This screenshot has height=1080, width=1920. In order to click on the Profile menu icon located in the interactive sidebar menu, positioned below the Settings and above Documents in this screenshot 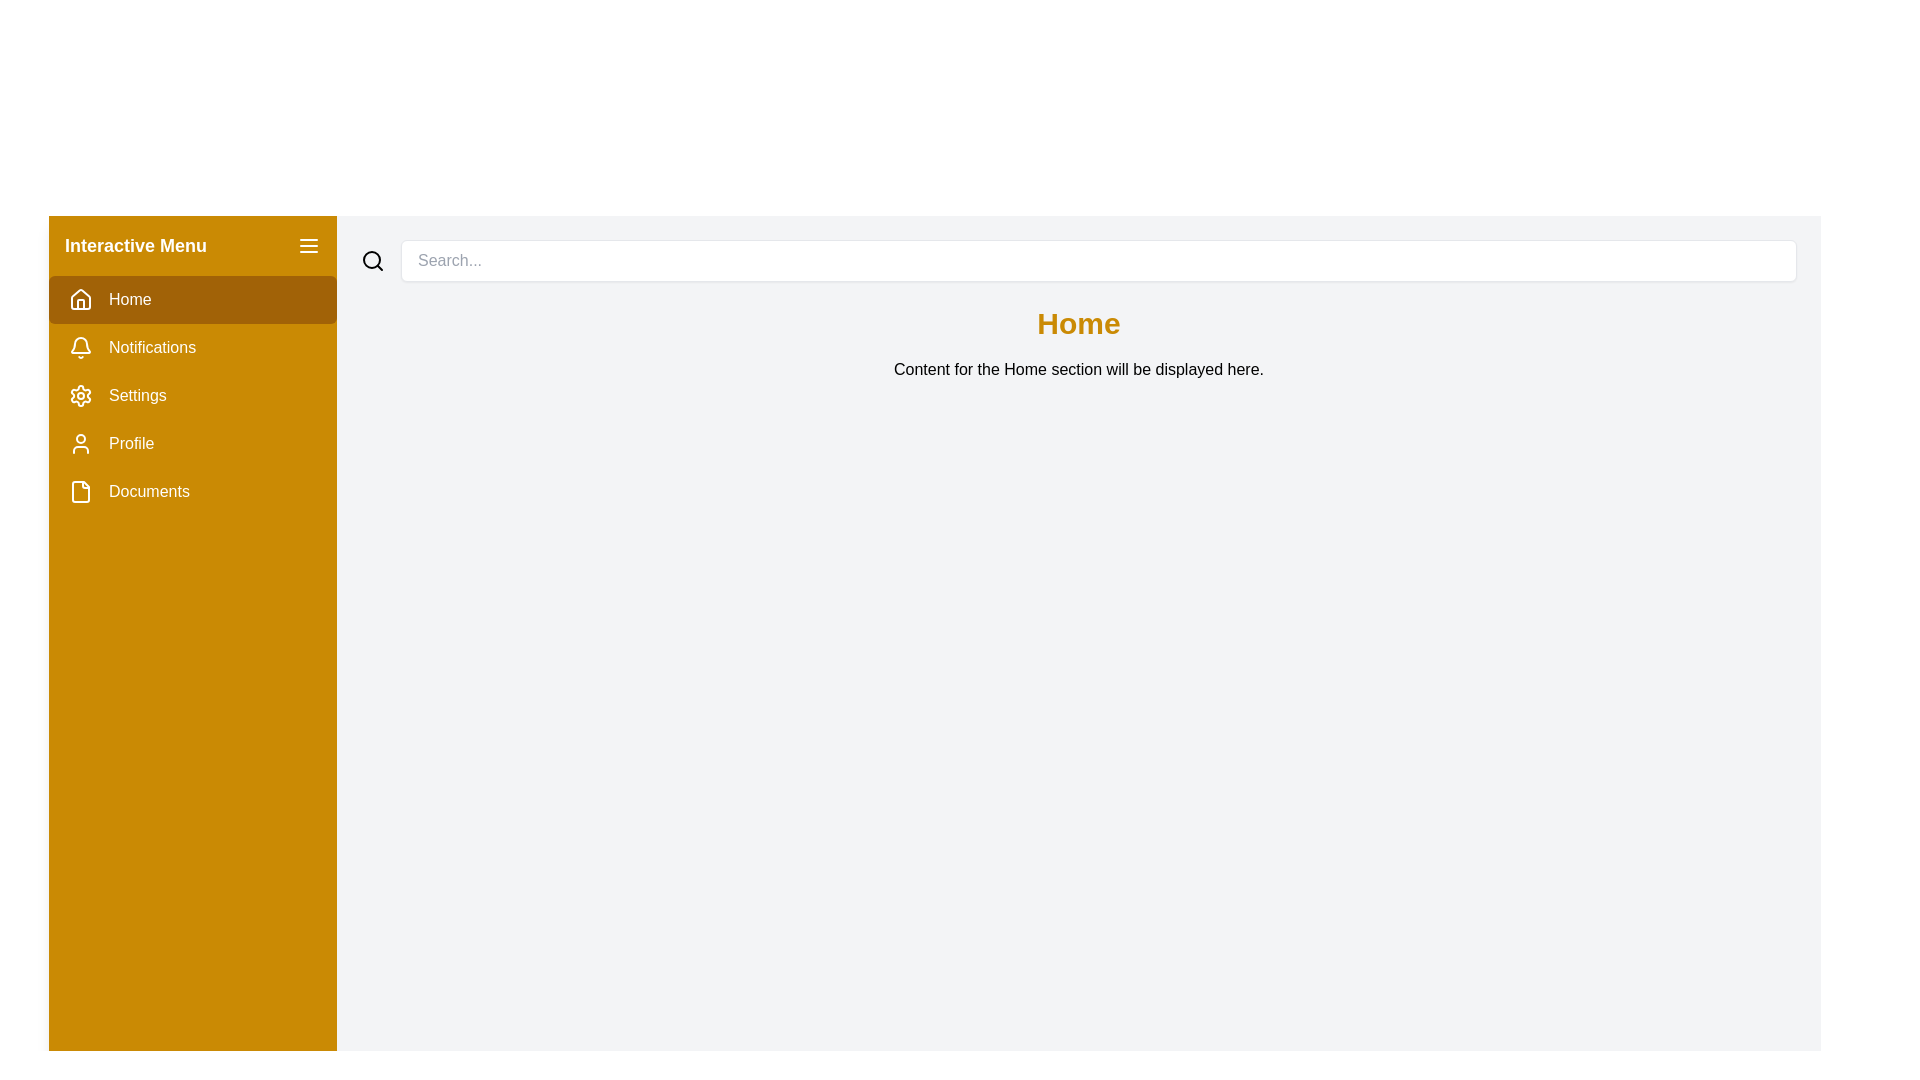, I will do `click(80, 442)`.